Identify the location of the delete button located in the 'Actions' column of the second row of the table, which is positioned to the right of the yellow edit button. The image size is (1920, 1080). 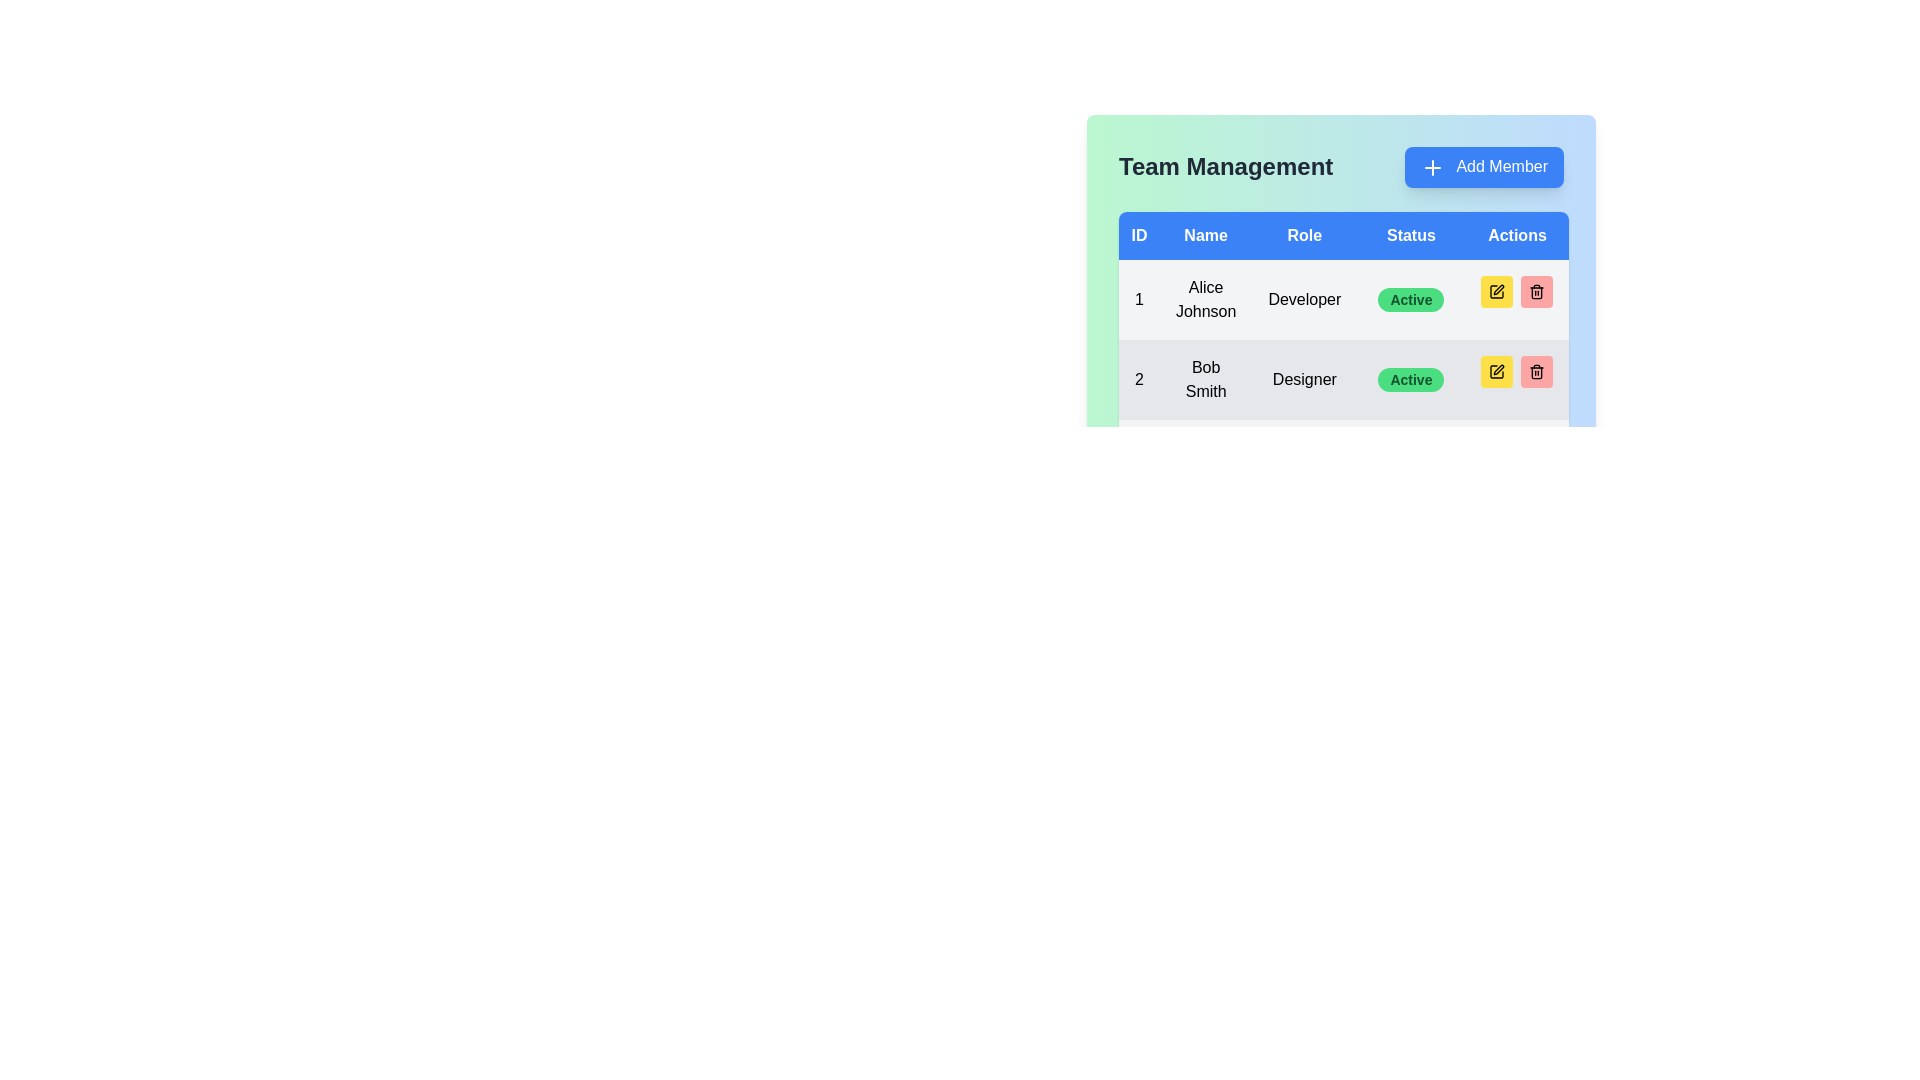
(1536, 291).